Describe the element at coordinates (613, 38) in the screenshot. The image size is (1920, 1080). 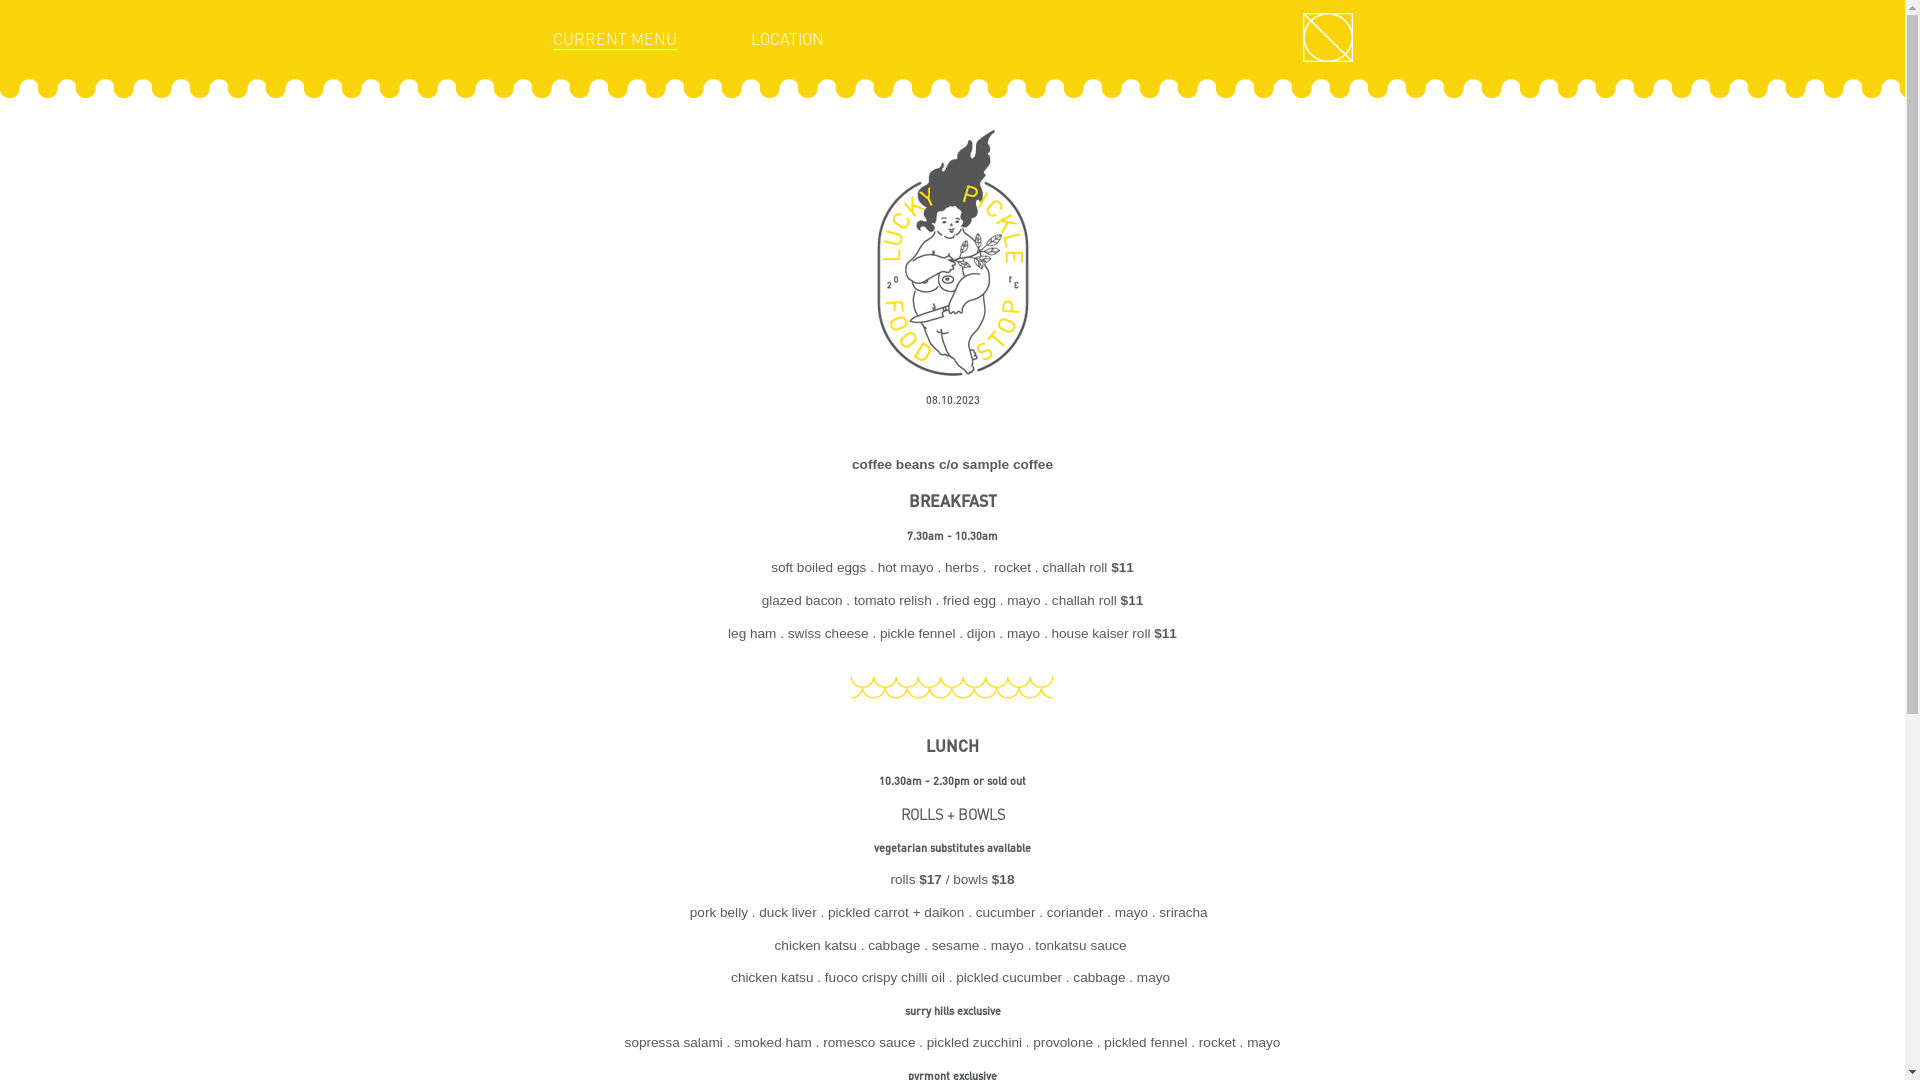
I see `'CURRENT MENU'` at that location.